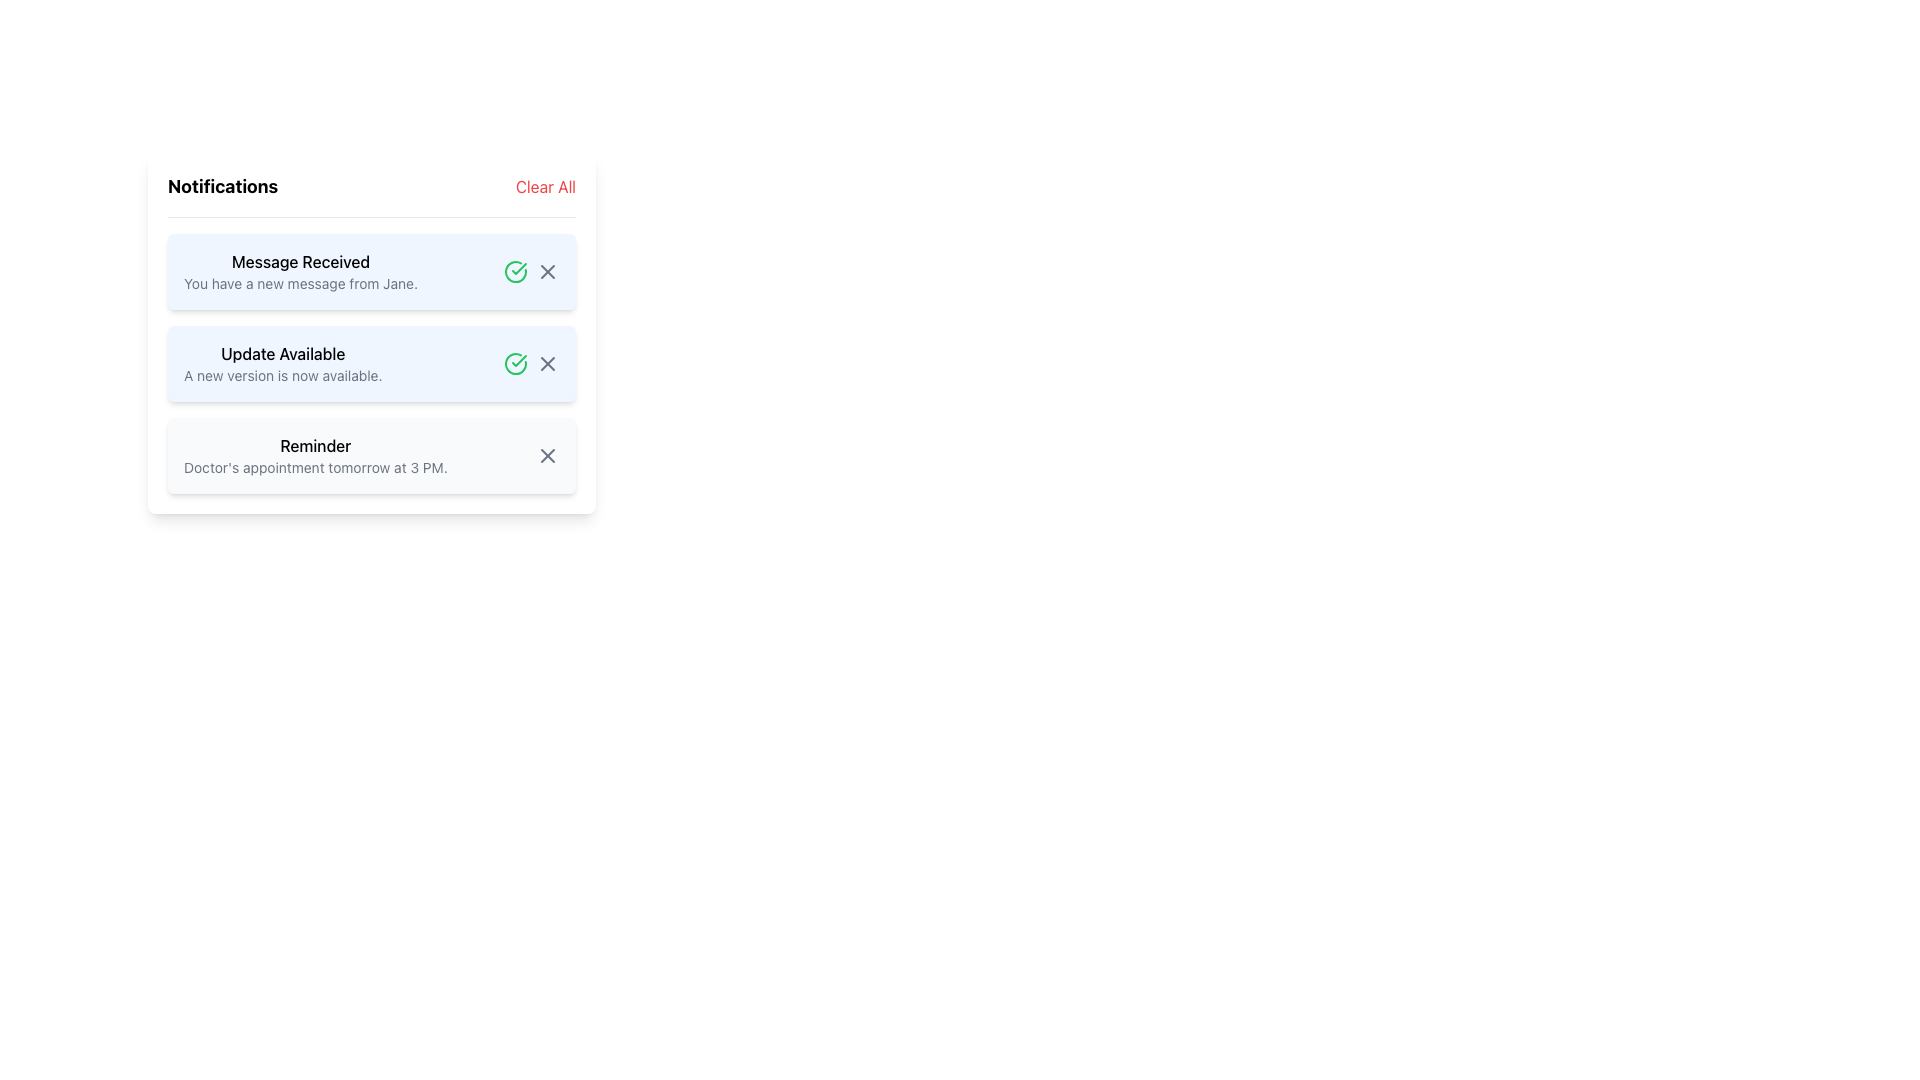  What do you see at coordinates (300, 261) in the screenshot?
I see `the 'Message Received' text label, which is displayed prominently at the top of the first notification card in the notification list` at bounding box center [300, 261].